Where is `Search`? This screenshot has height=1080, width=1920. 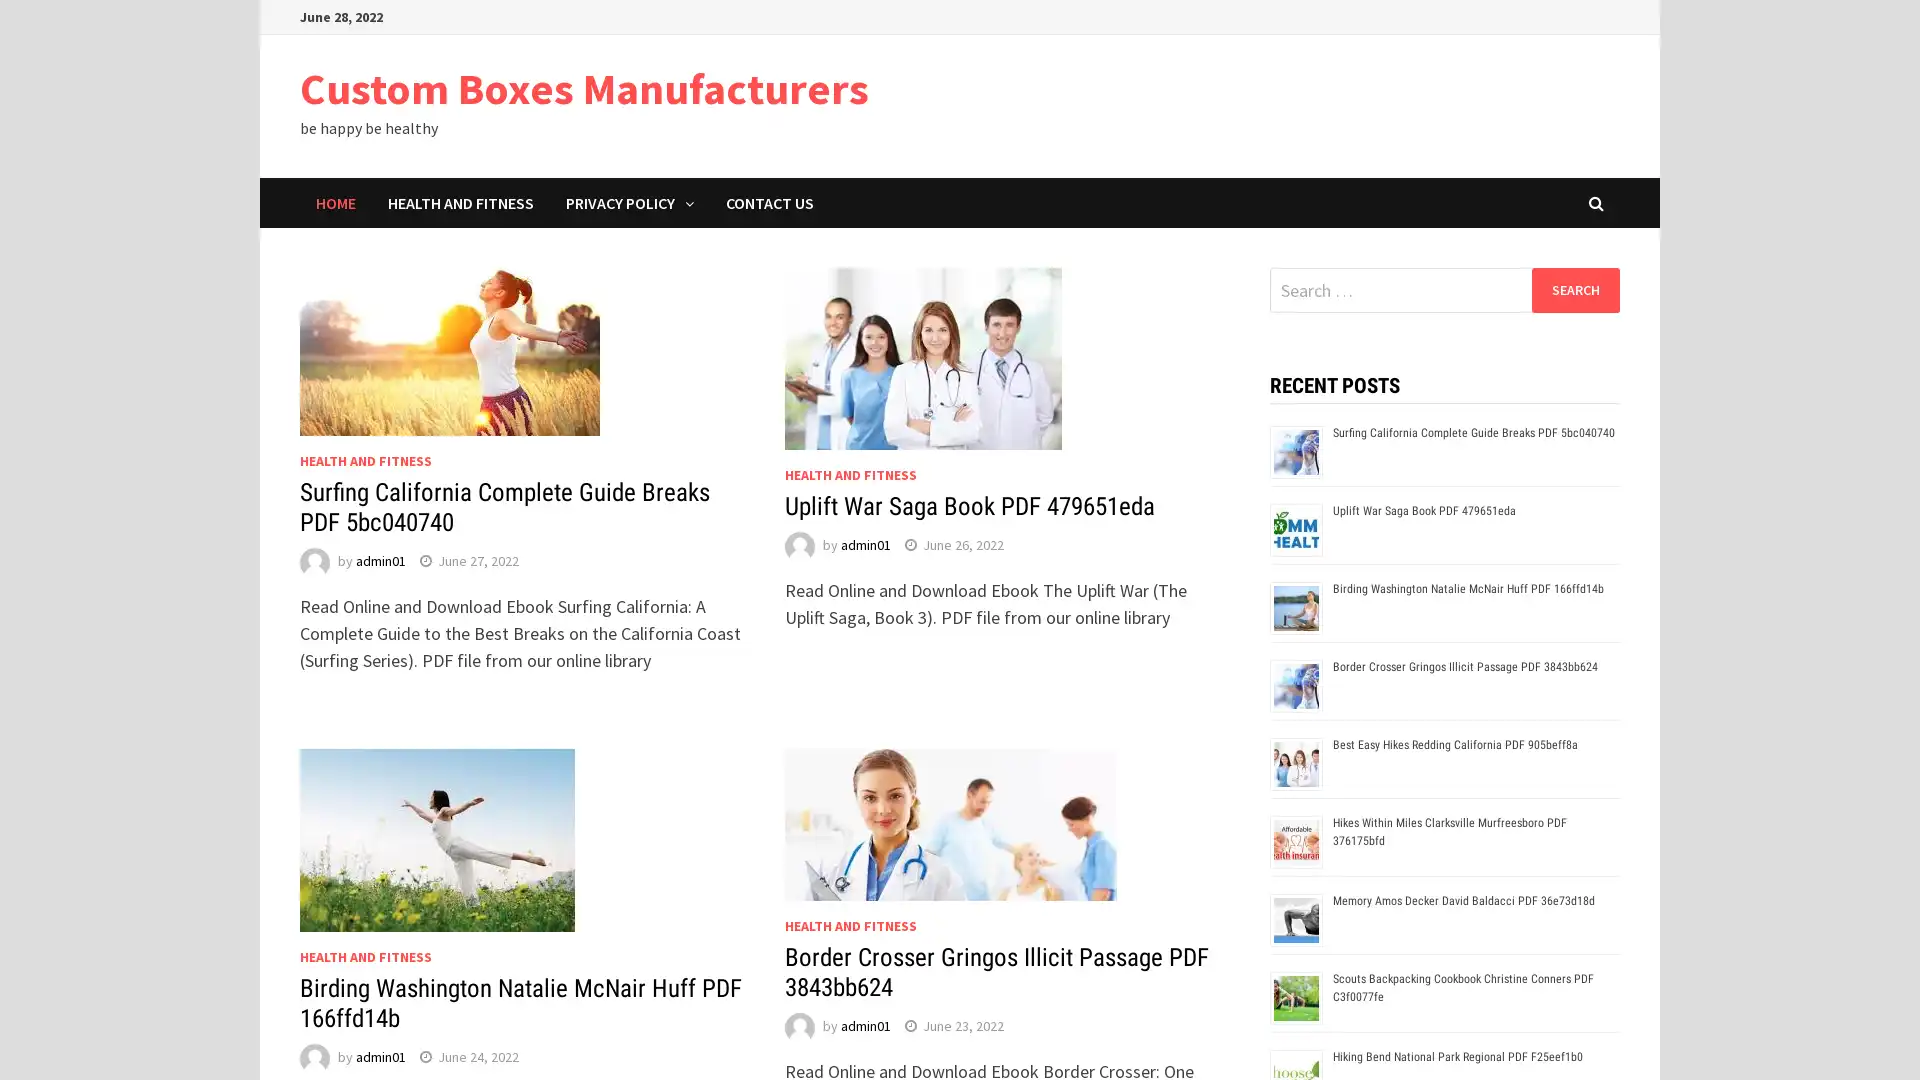
Search is located at coordinates (1574, 289).